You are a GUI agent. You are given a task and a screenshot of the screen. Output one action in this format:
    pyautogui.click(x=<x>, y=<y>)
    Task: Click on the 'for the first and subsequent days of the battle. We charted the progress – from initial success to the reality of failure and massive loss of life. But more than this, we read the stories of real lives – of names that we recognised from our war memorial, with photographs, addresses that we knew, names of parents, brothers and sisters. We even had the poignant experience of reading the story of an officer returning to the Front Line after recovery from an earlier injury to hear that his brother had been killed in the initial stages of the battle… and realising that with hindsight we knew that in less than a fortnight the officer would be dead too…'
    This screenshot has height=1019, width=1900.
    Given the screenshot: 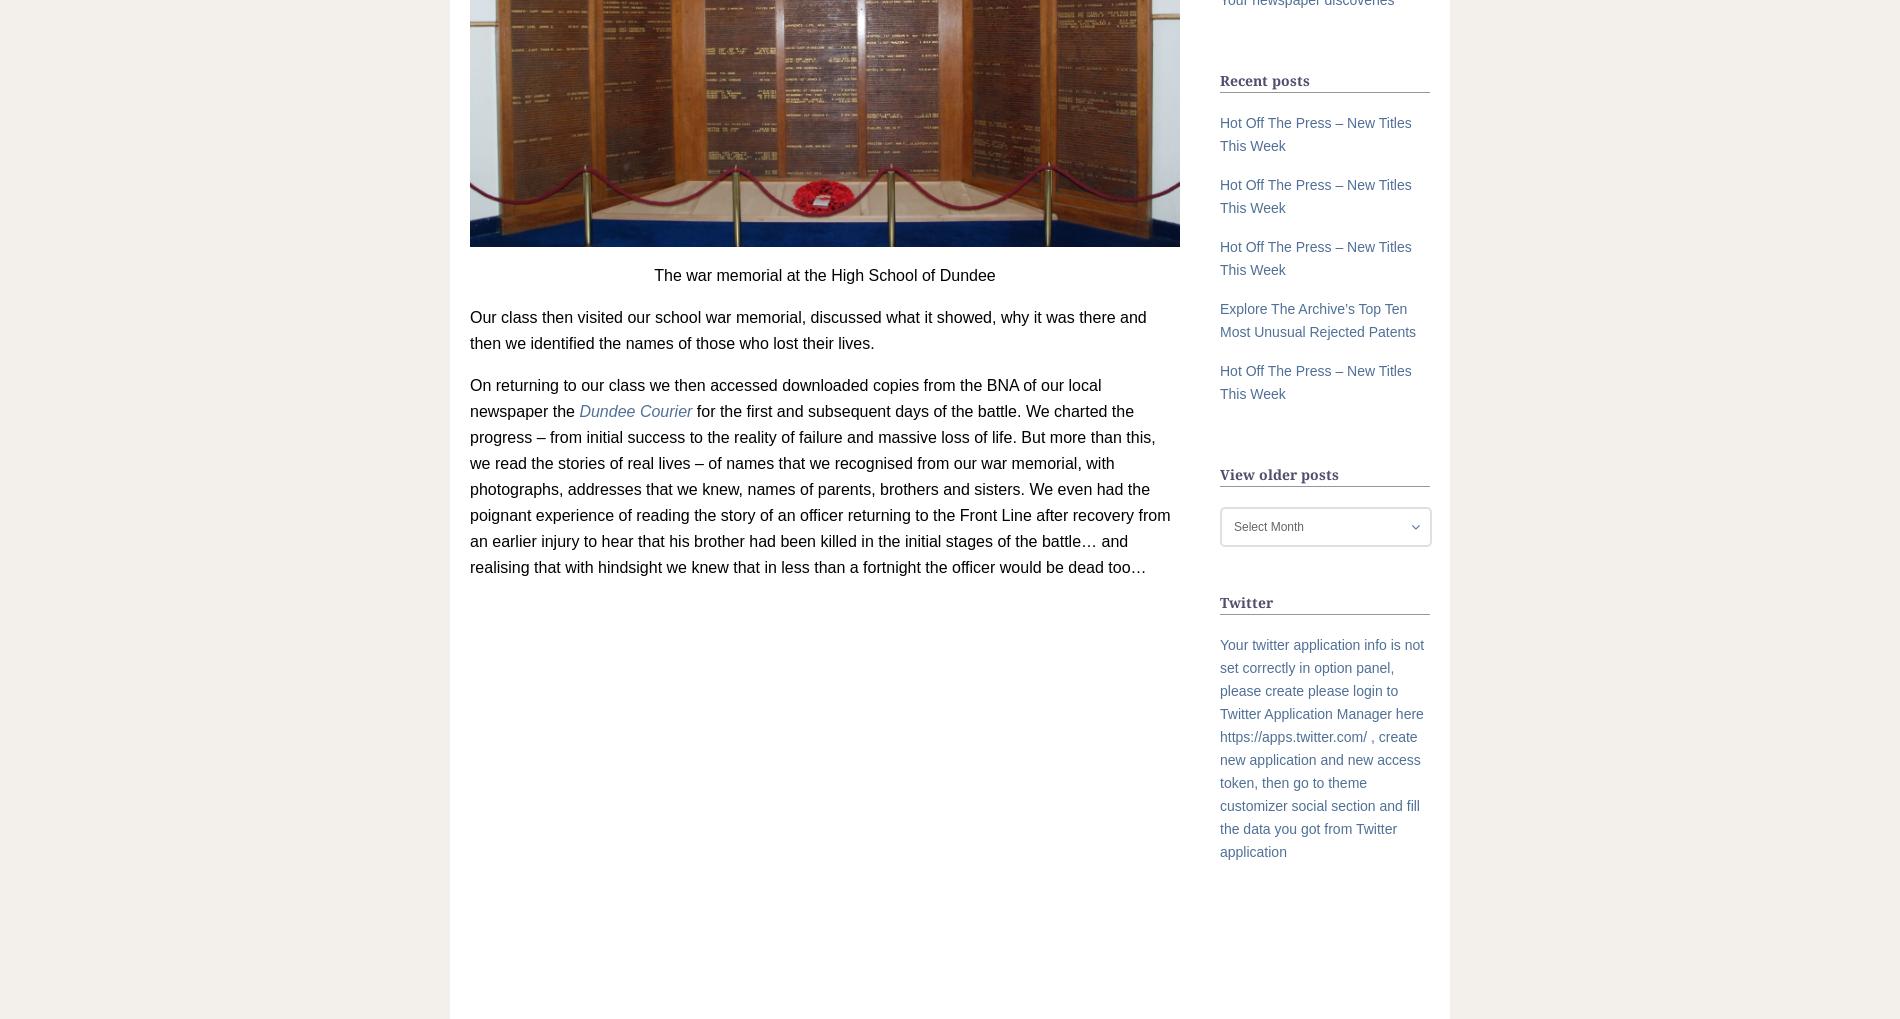 What is the action you would take?
    pyautogui.click(x=819, y=488)
    